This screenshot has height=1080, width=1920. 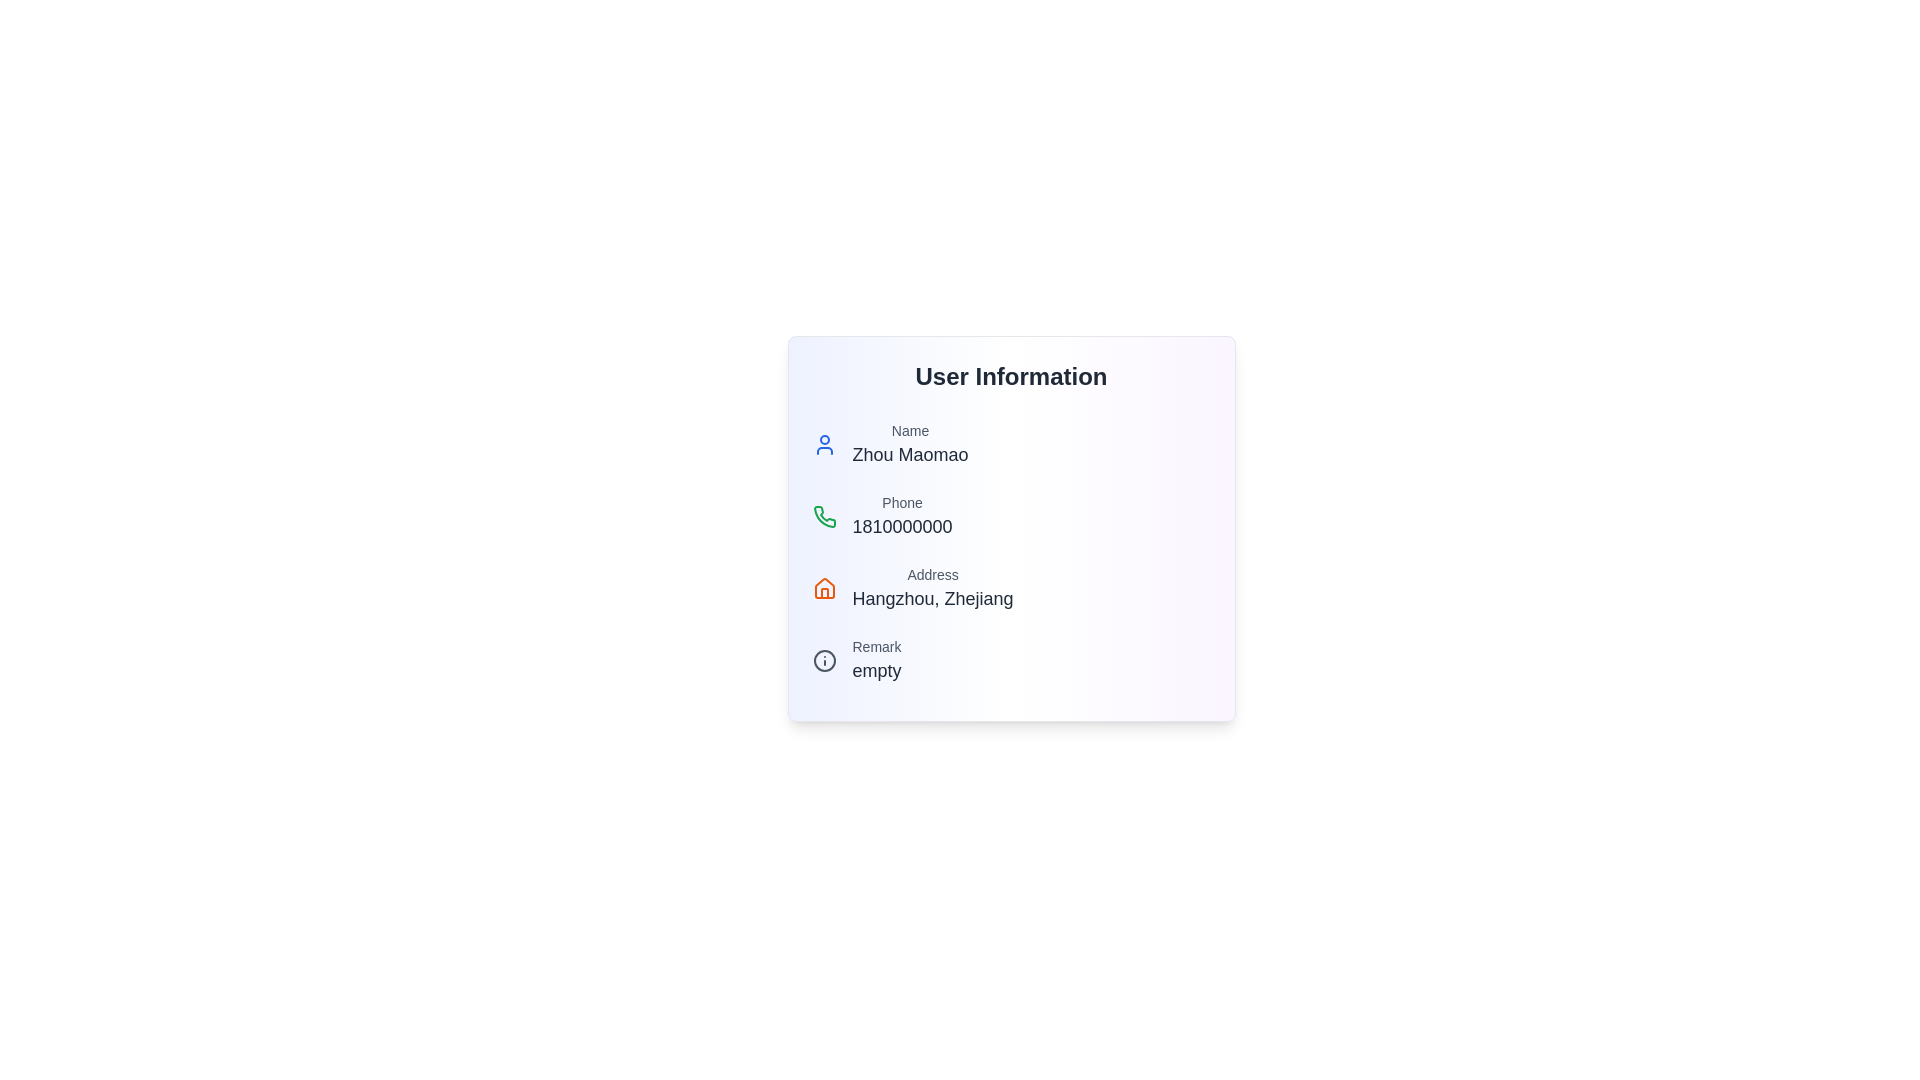 What do you see at coordinates (932, 588) in the screenshot?
I see `the Text Display element showing 'Address' and 'Hangzhou, Zhejiang', which is located in the user information panel` at bounding box center [932, 588].